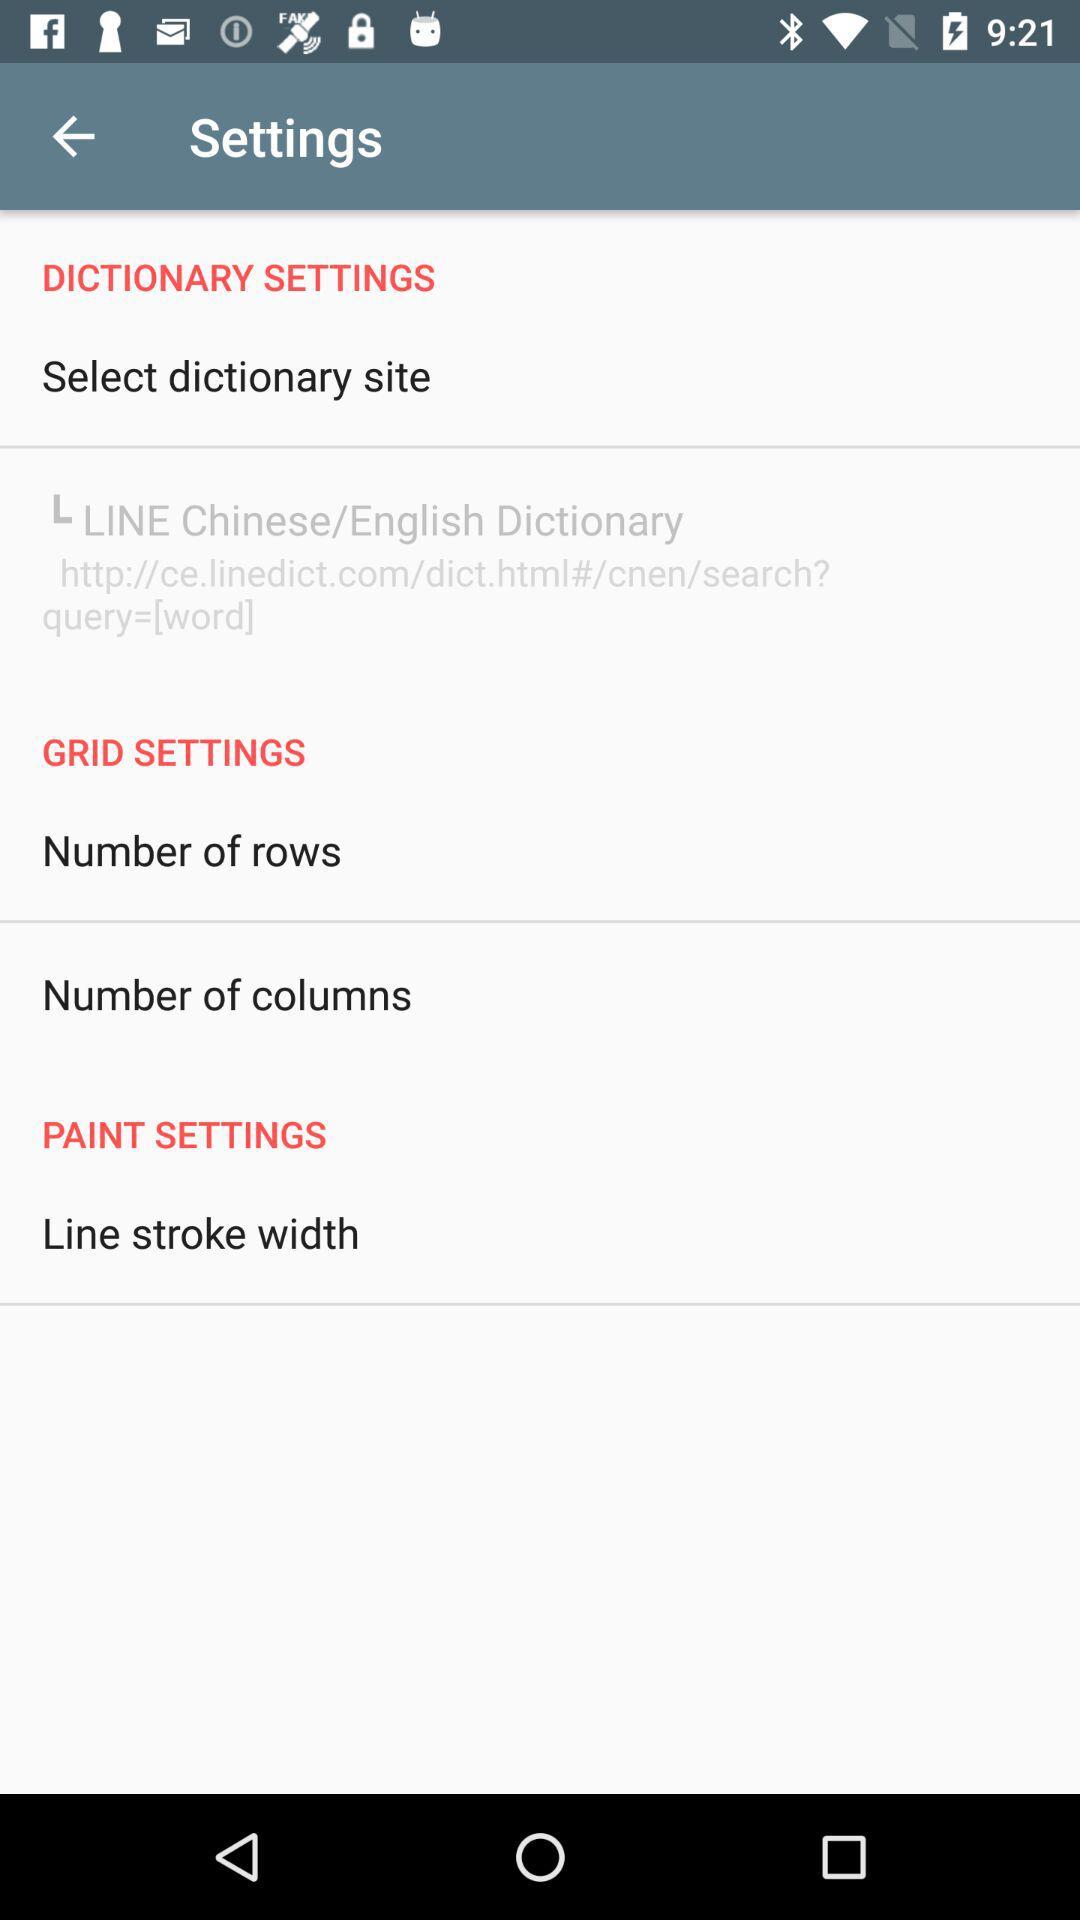 The image size is (1080, 1920). What do you see at coordinates (235, 374) in the screenshot?
I see `the select dictionary site` at bounding box center [235, 374].